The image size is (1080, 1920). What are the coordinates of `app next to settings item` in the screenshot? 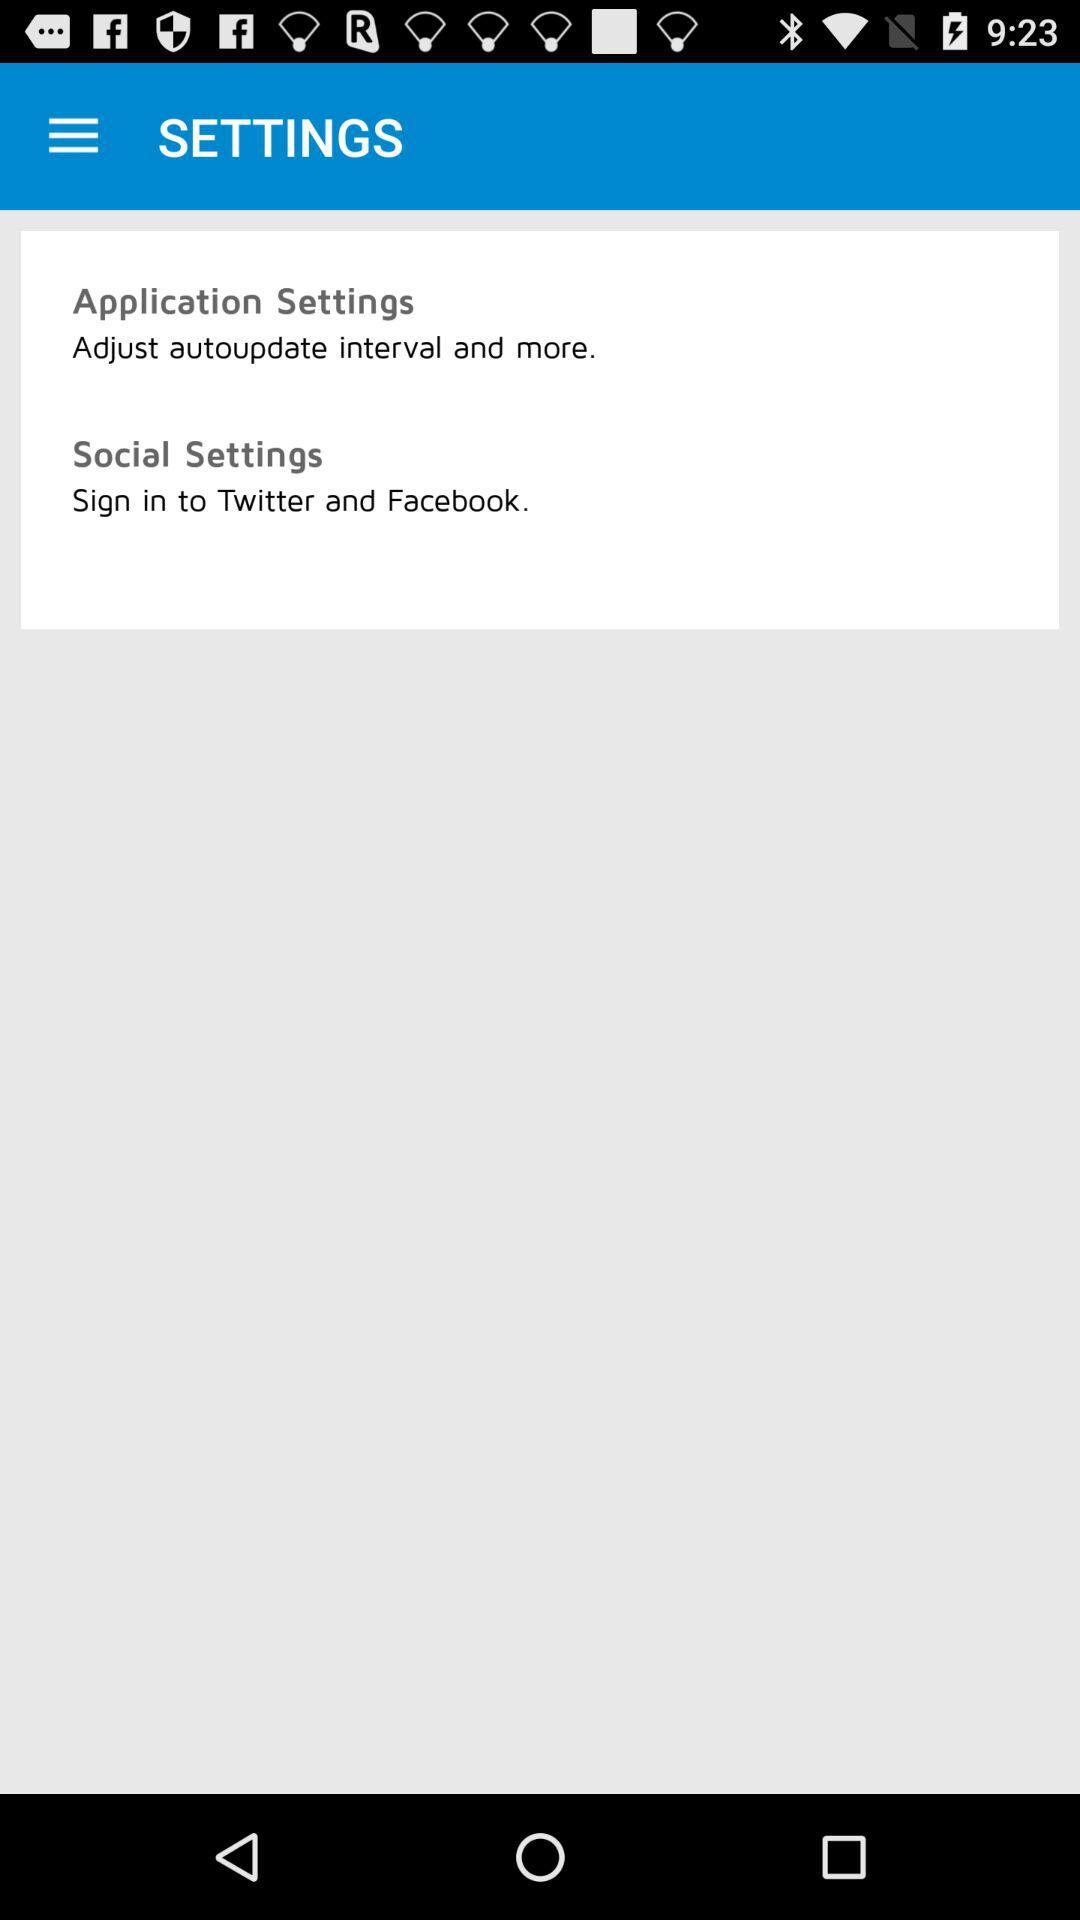 It's located at (72, 135).